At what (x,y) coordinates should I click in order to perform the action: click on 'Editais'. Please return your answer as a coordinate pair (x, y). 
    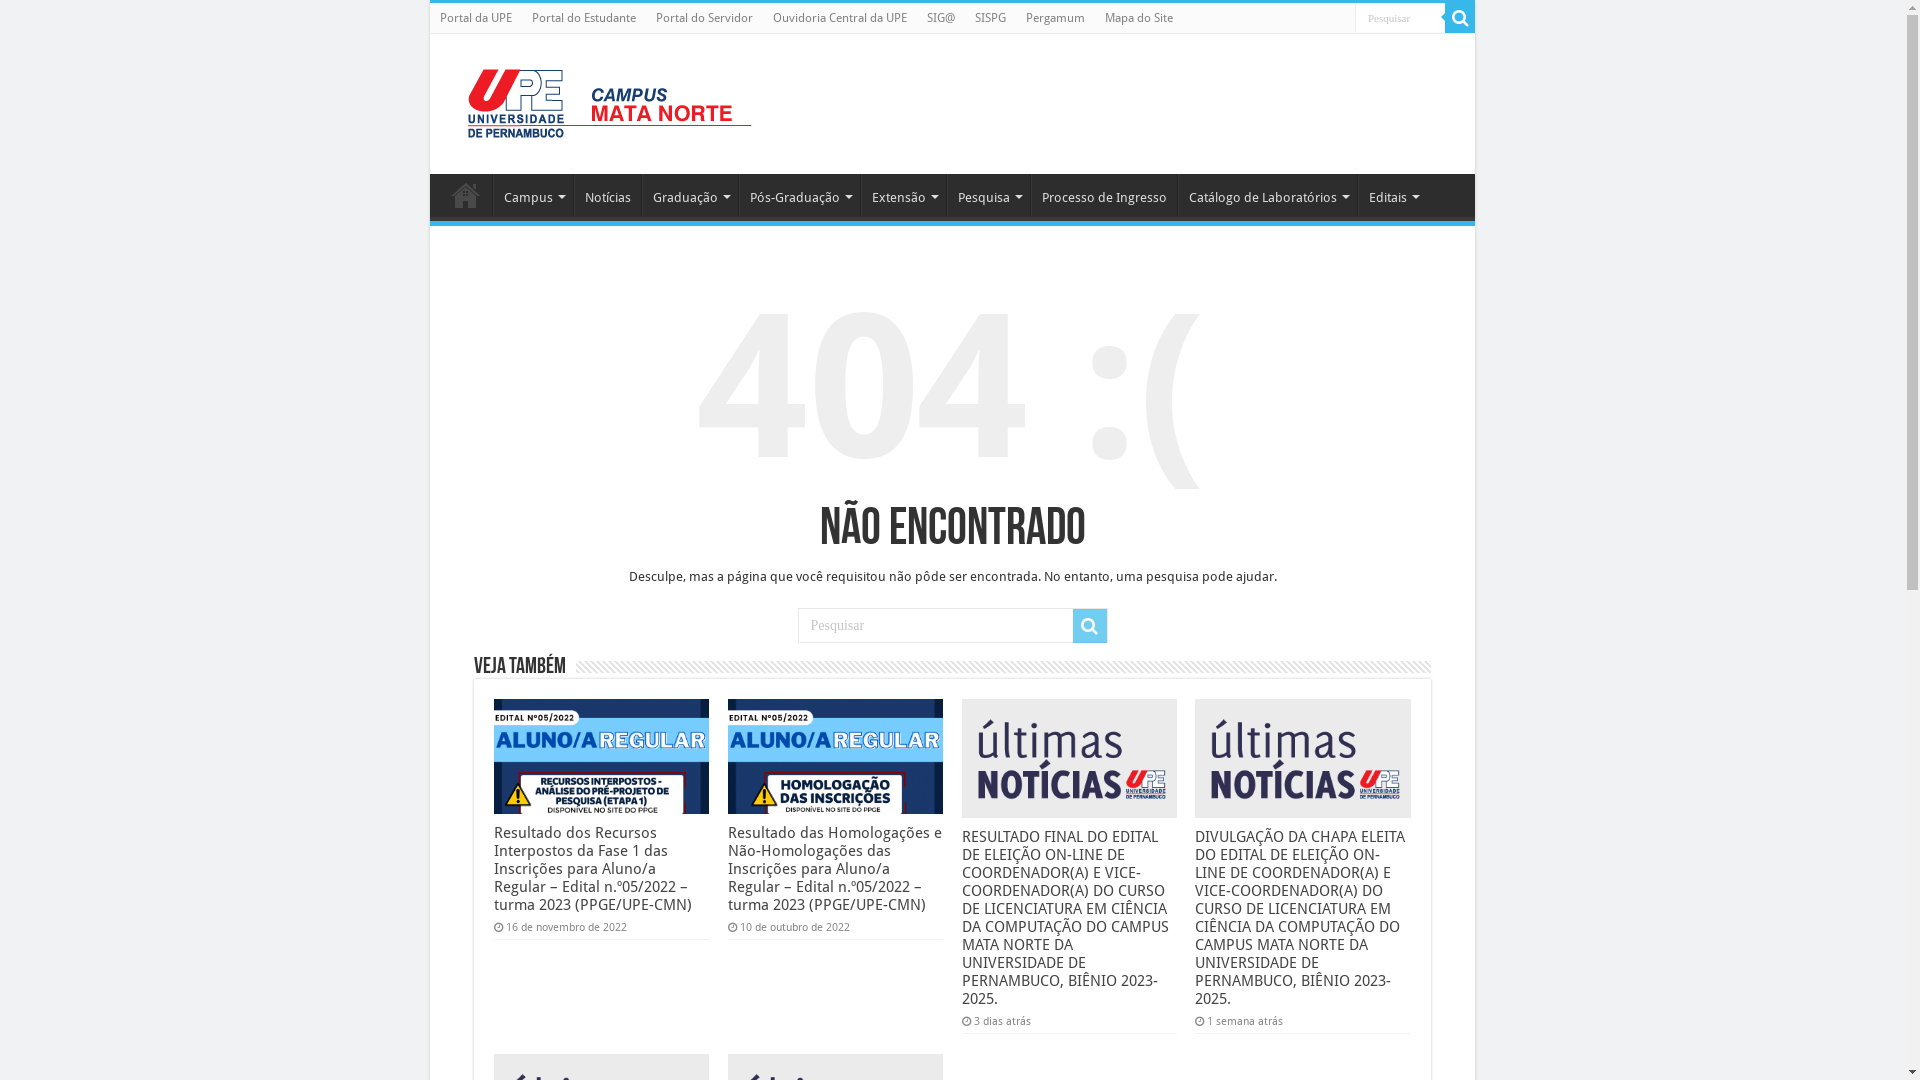
    Looking at the image, I should click on (1391, 195).